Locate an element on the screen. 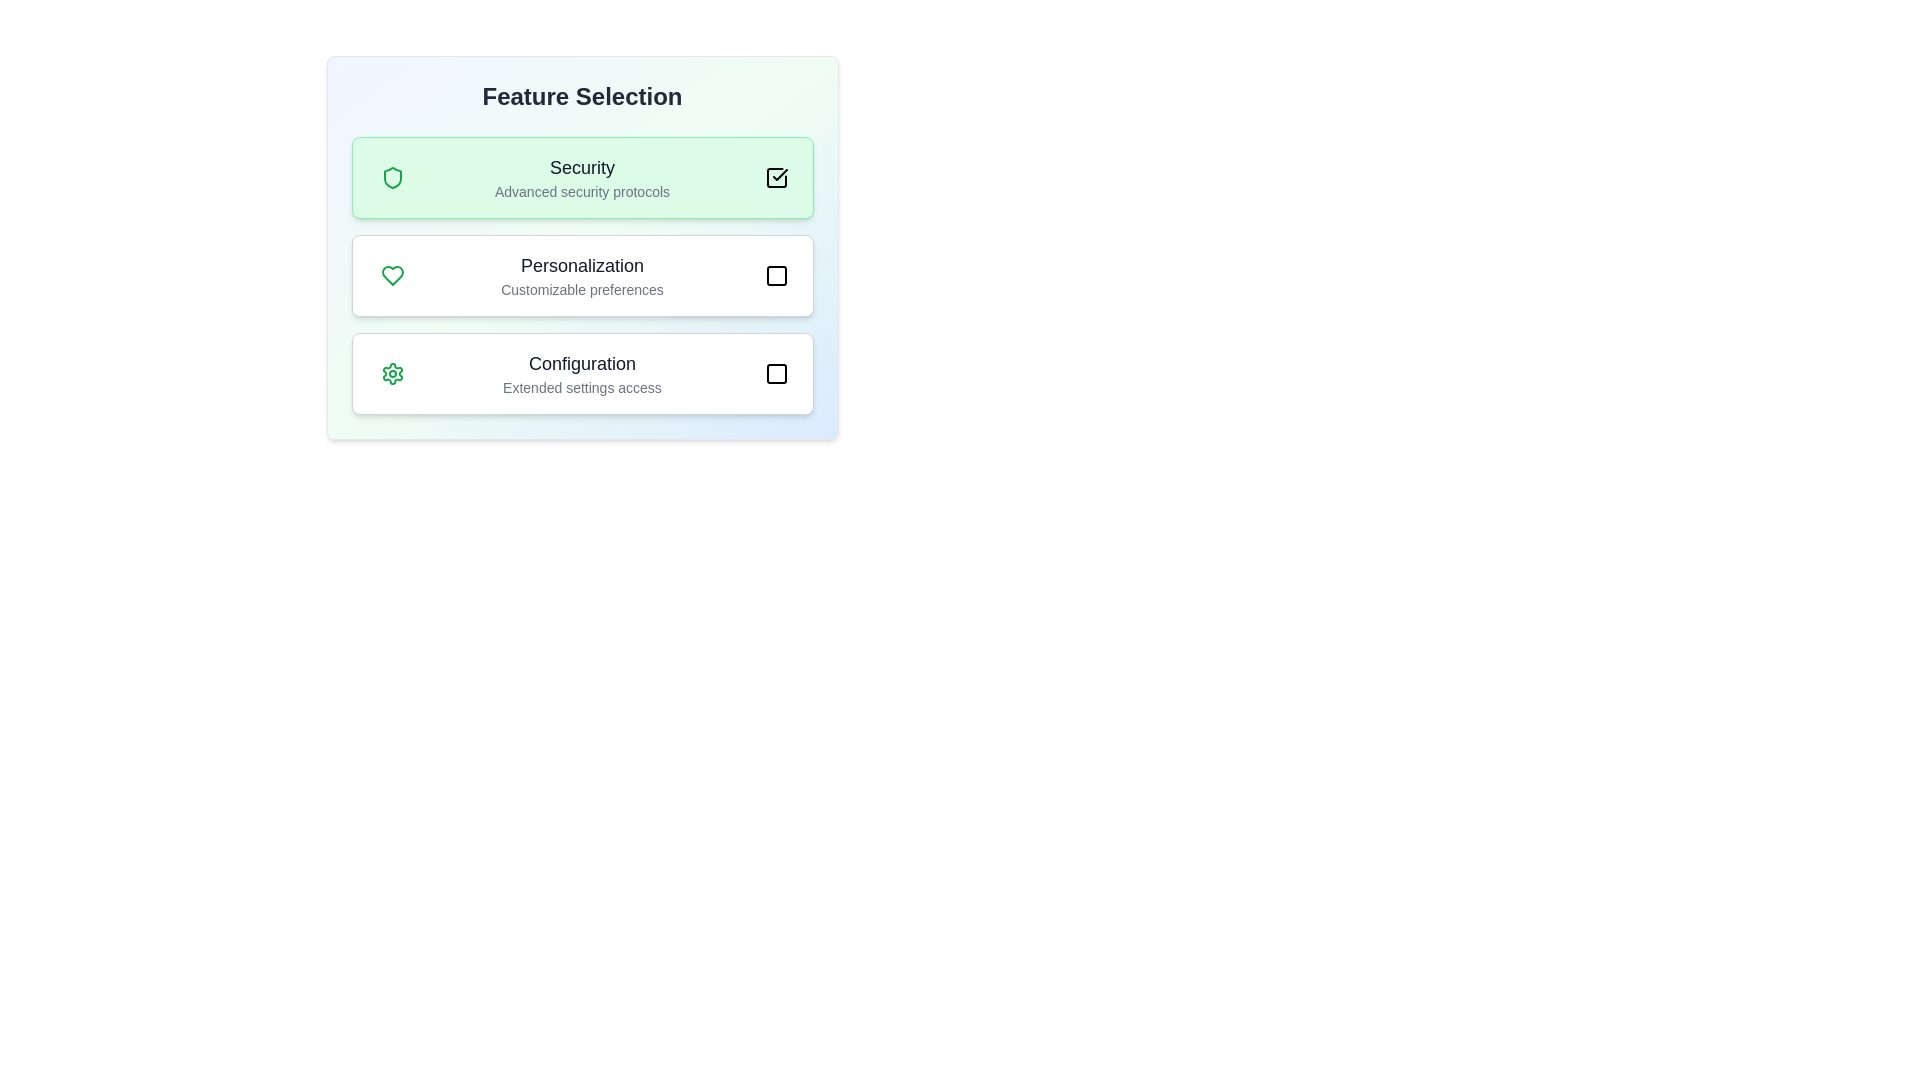 The height and width of the screenshot is (1080, 1920). the 'Personalization' Selection Panel, which is the second panel in a vertical list of three panels, located between 'Security' and 'Configuration' is located at coordinates (581, 276).